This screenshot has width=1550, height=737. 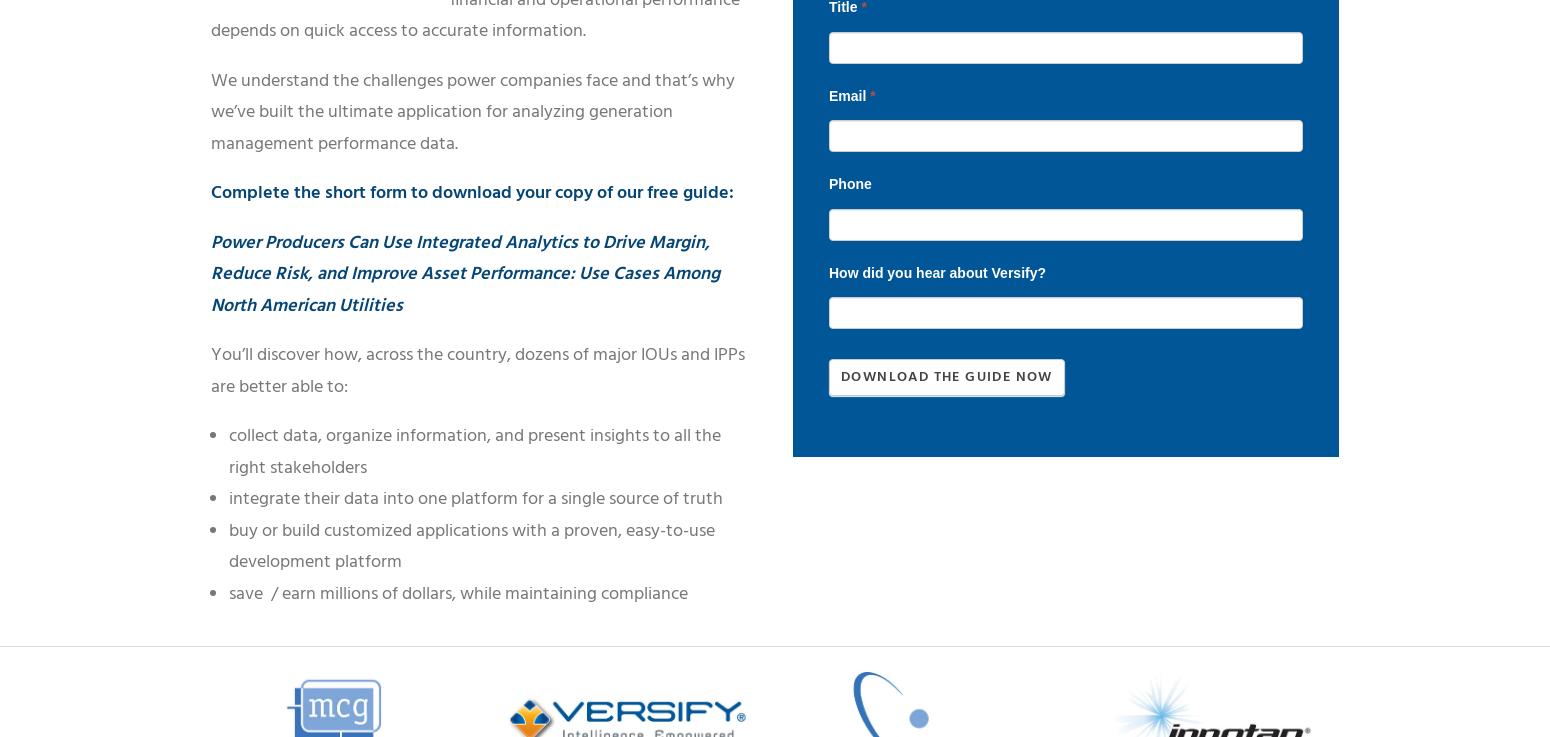 I want to click on '*', so click(x=872, y=93).